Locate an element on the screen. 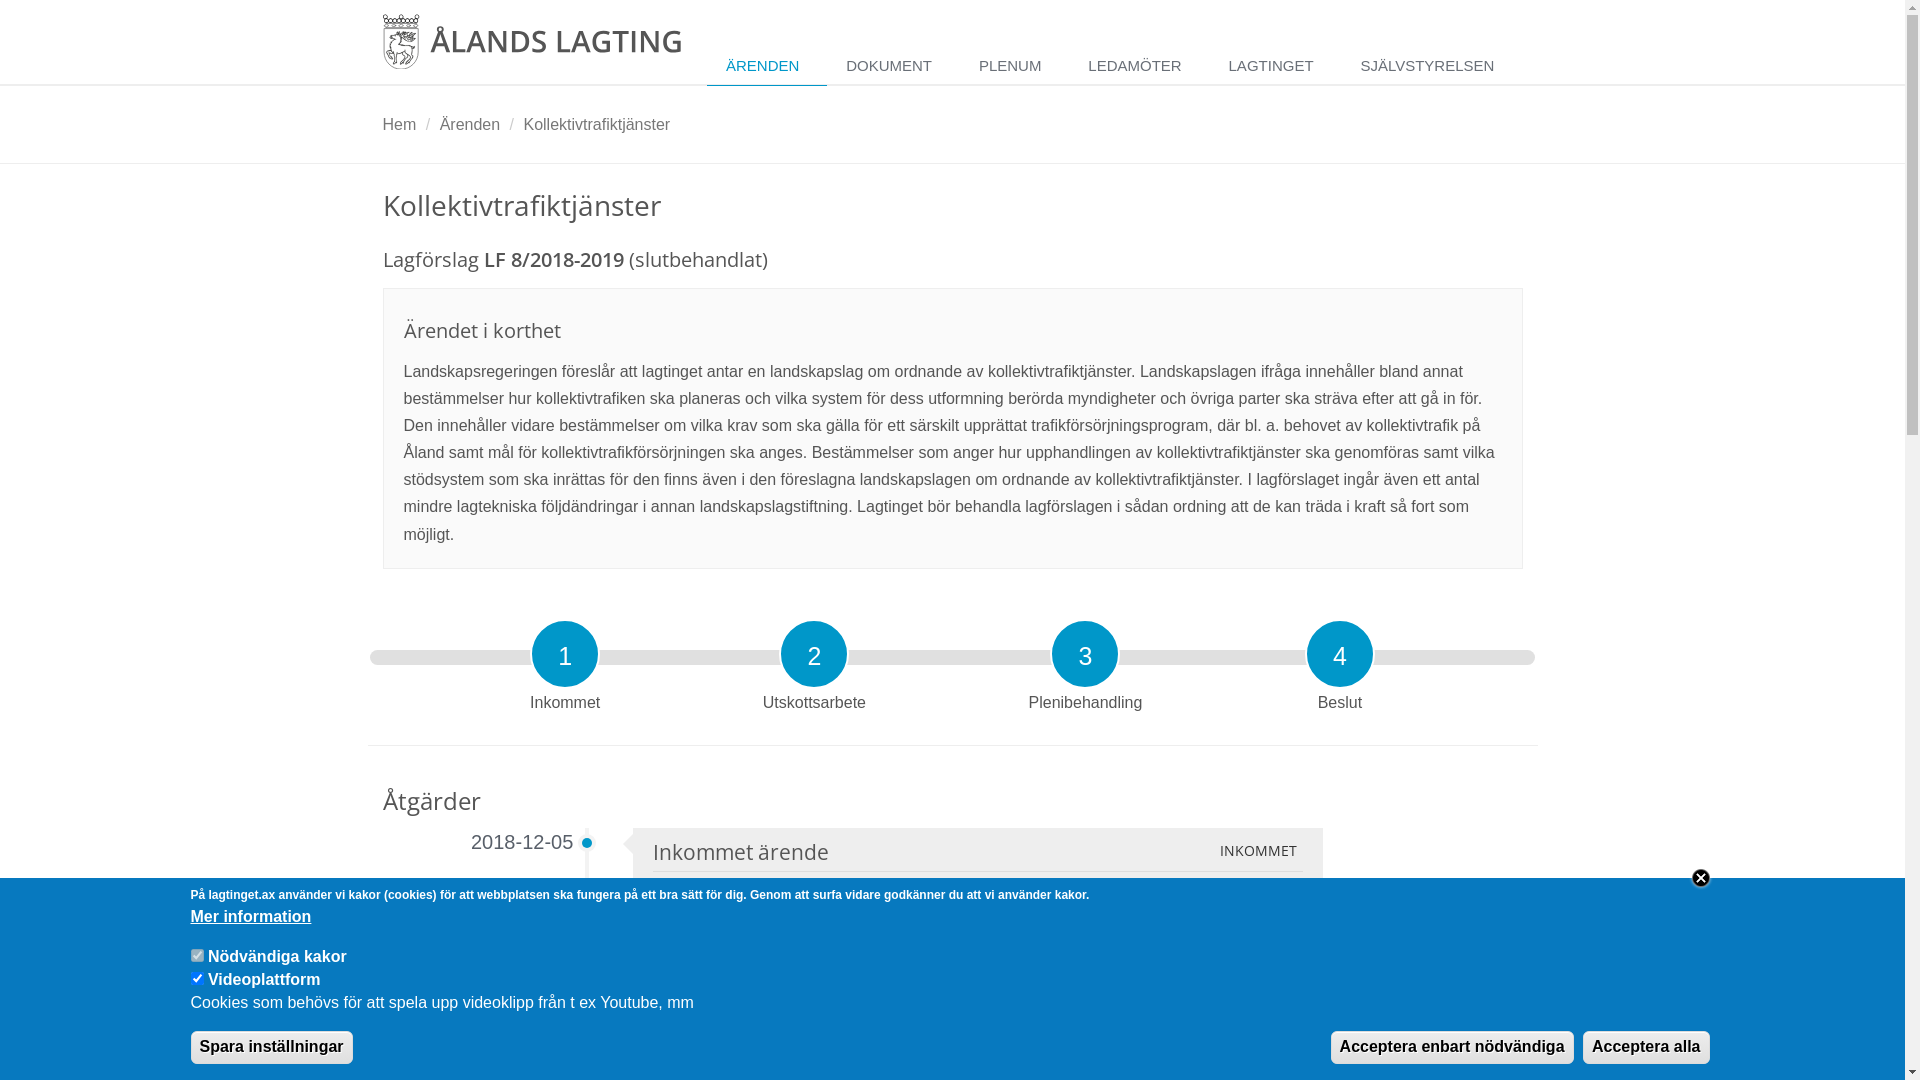 This screenshot has width=1920, height=1080. '2' is located at coordinates (814, 654).